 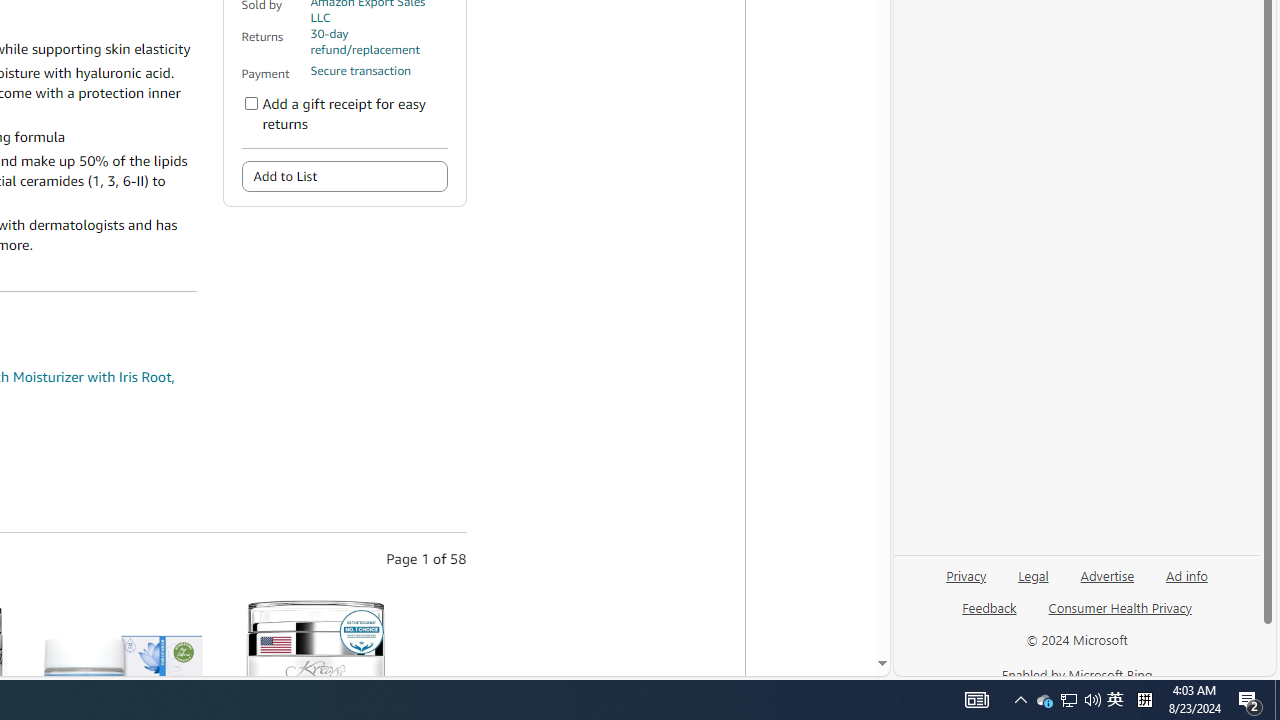 What do you see at coordinates (1187, 574) in the screenshot?
I see `'Ad info'` at bounding box center [1187, 574].